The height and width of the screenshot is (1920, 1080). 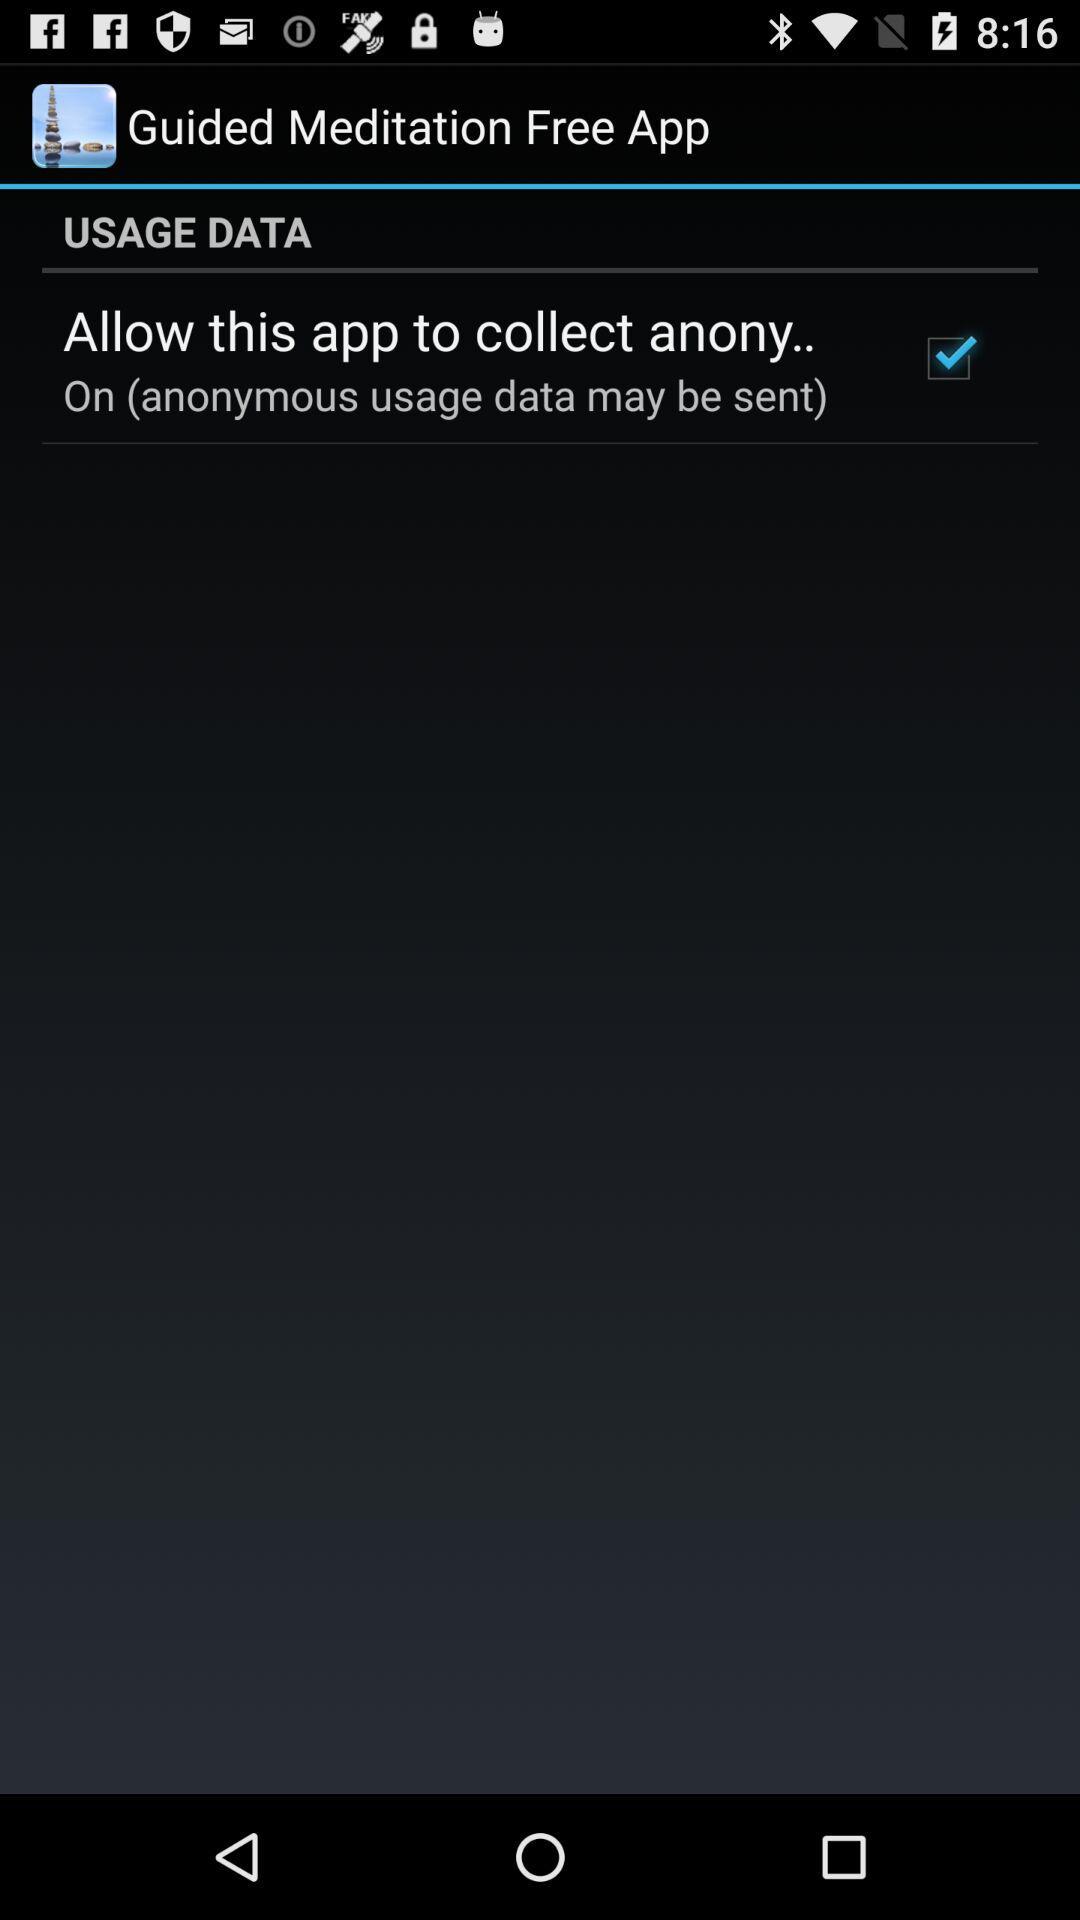 What do you see at coordinates (463, 329) in the screenshot?
I see `the app above on anonymous usage icon` at bounding box center [463, 329].